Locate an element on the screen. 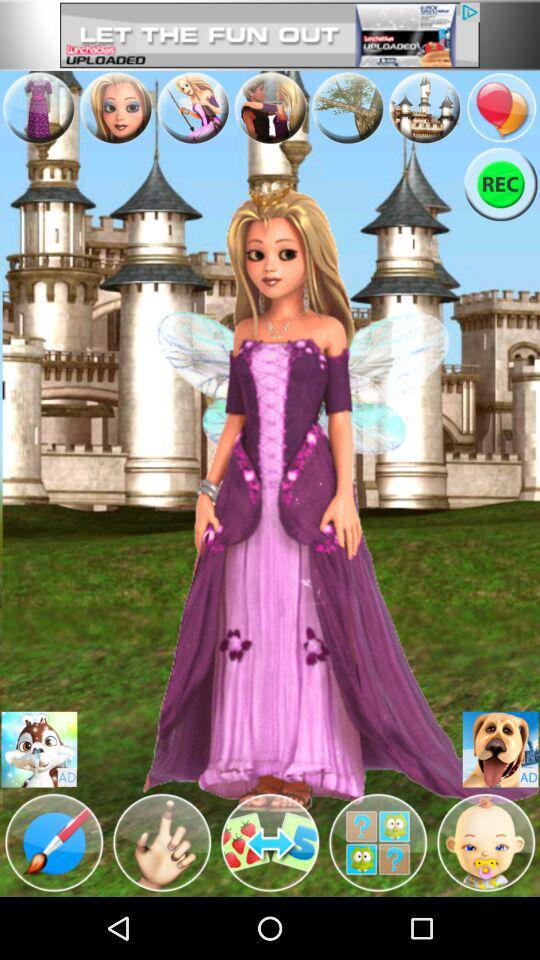  the avatar icon is located at coordinates (115, 115).